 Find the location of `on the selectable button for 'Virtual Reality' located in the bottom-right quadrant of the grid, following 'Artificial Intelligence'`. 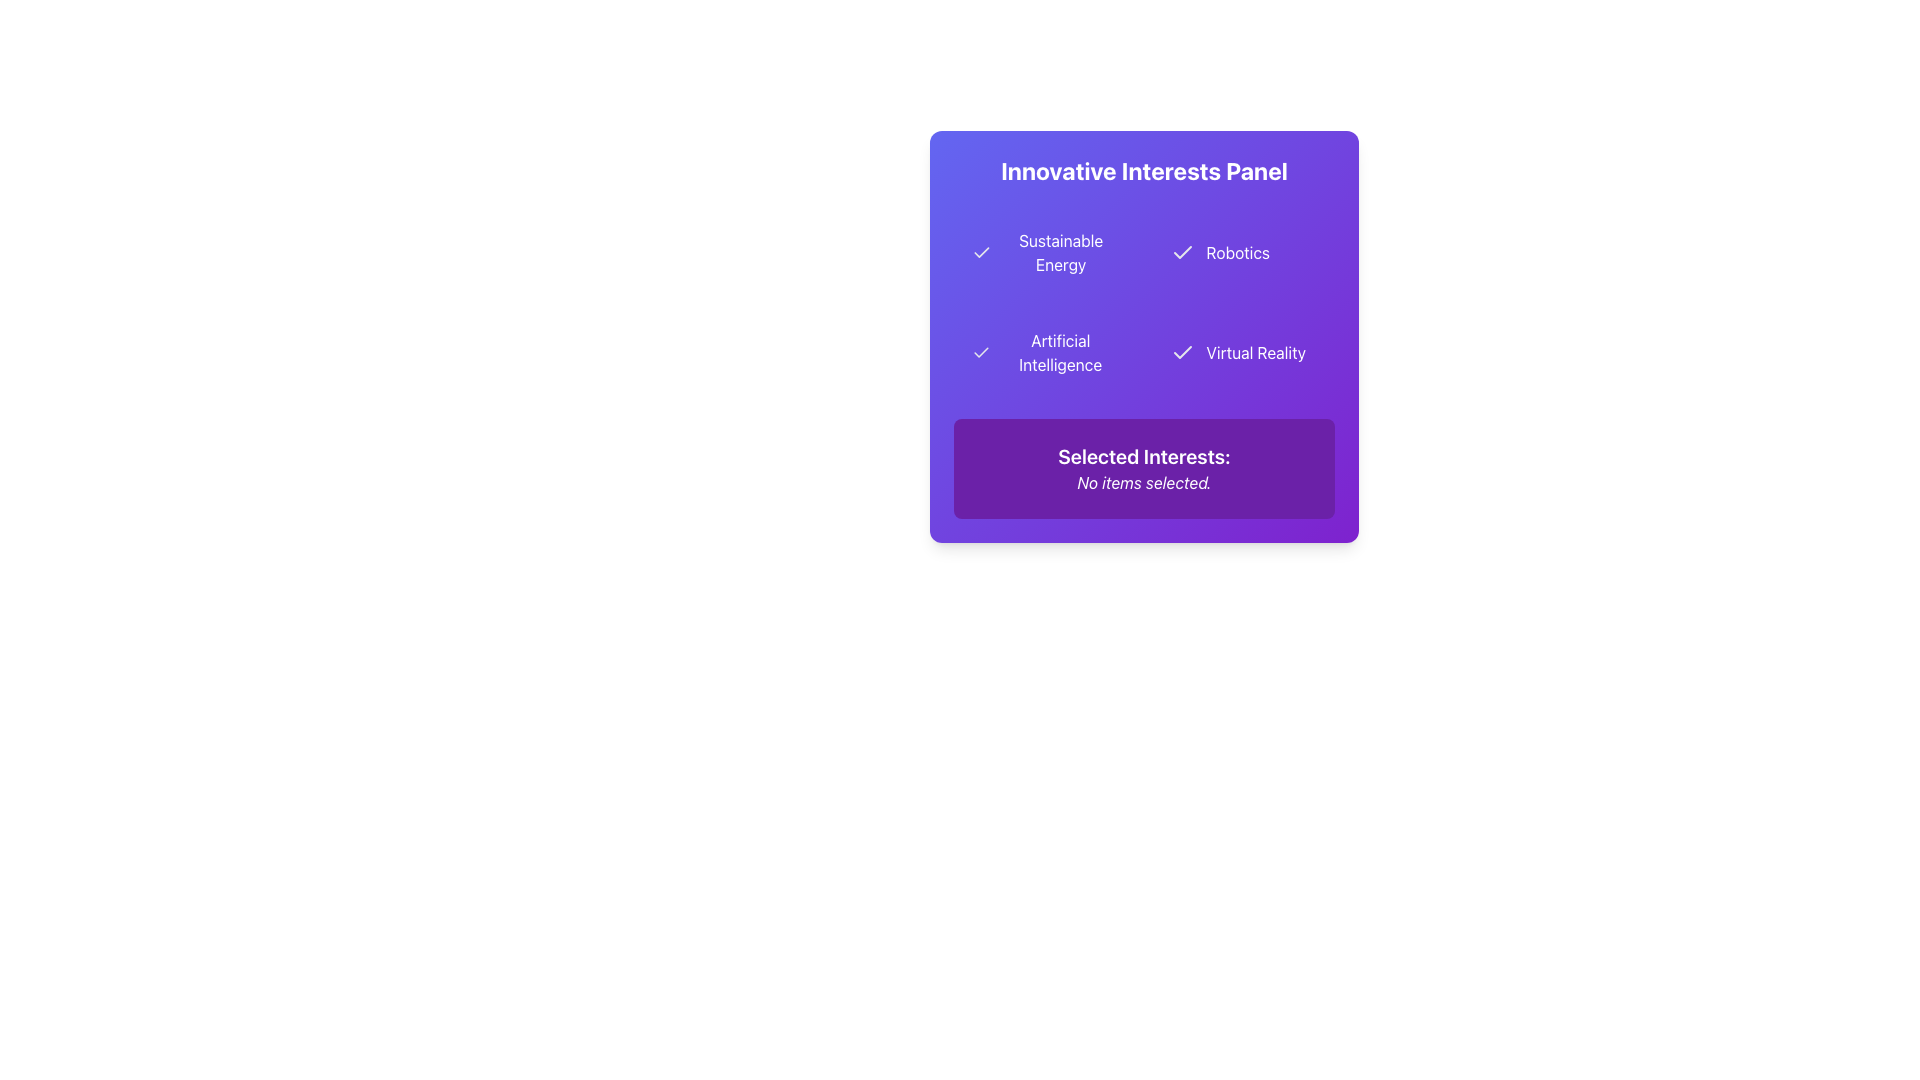

on the selectable button for 'Virtual Reality' located in the bottom-right quadrant of the grid, following 'Artificial Intelligence' is located at coordinates (1242, 352).